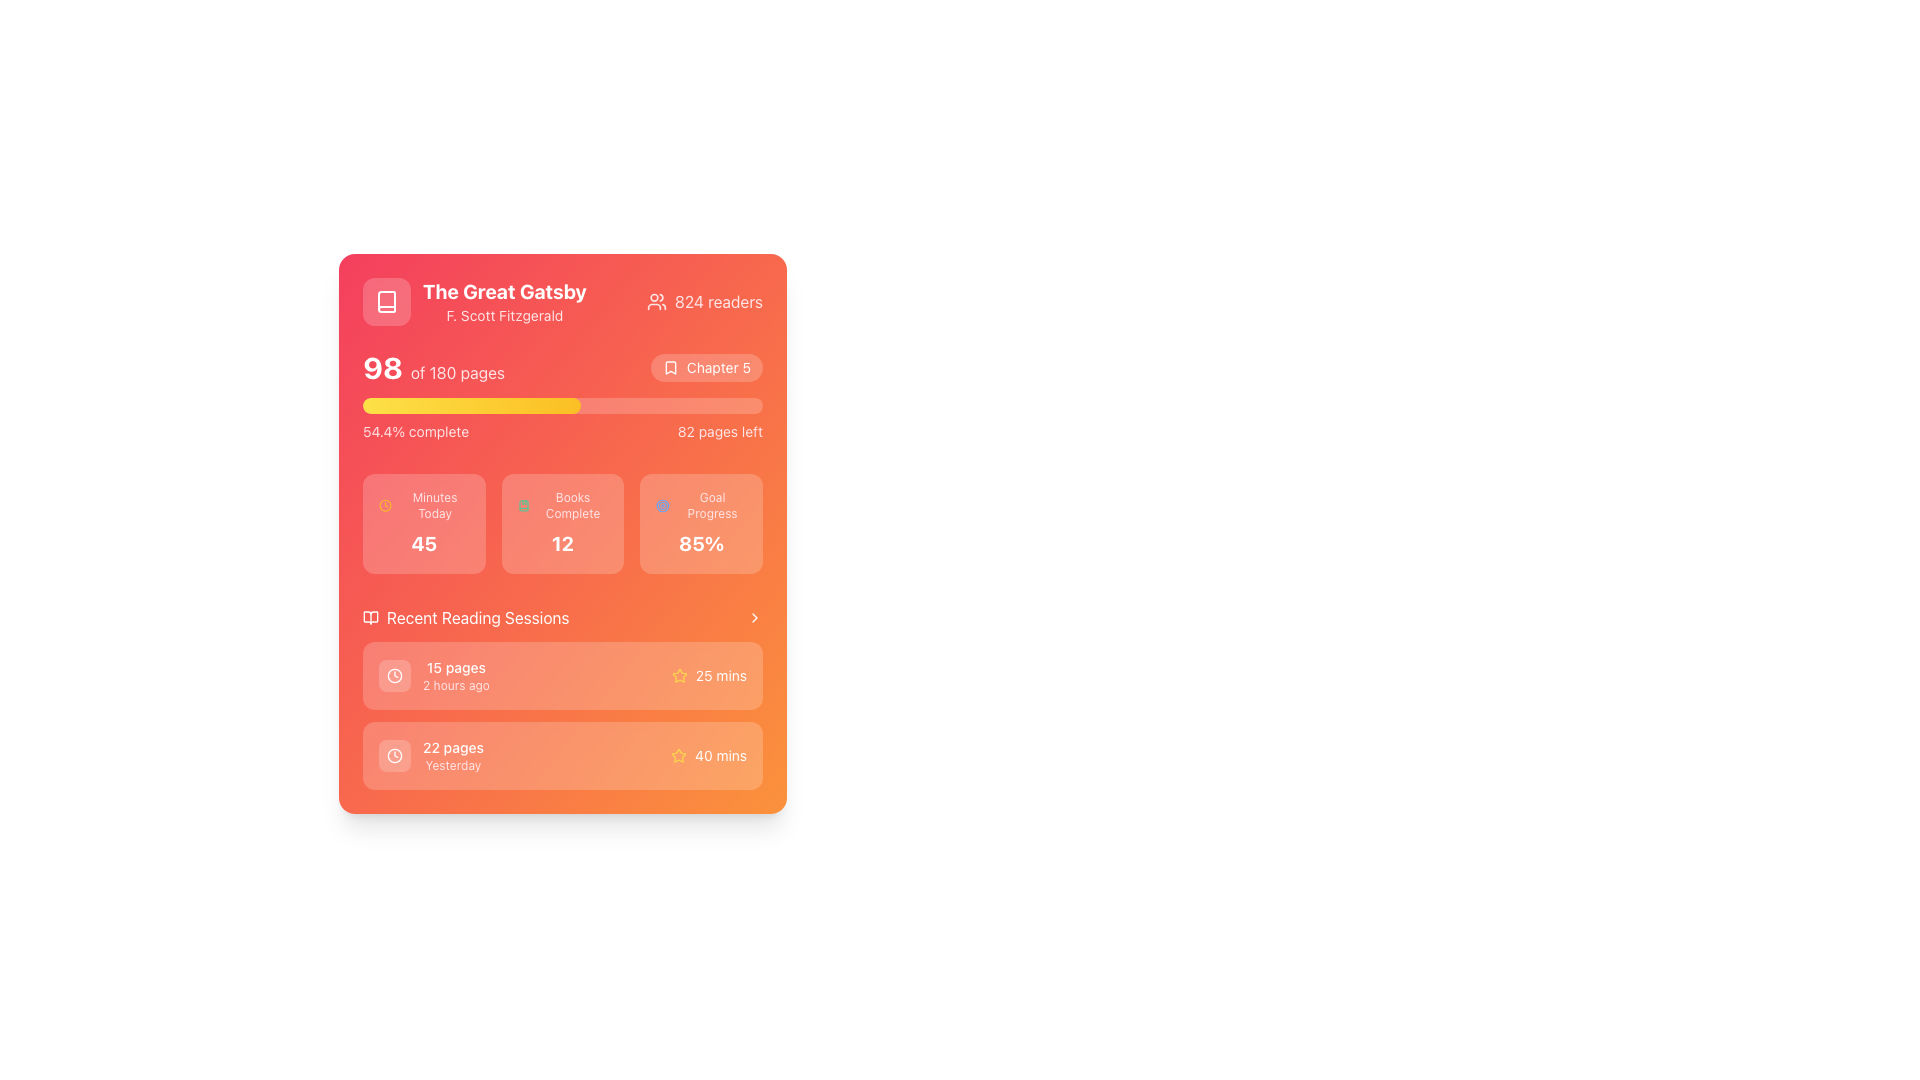 This screenshot has width=1920, height=1080. What do you see at coordinates (470, 405) in the screenshot?
I see `the visual representation of the progress by interacting with the horizontal gradient progress bar that indicates a completion percentage of 54.4%` at bounding box center [470, 405].